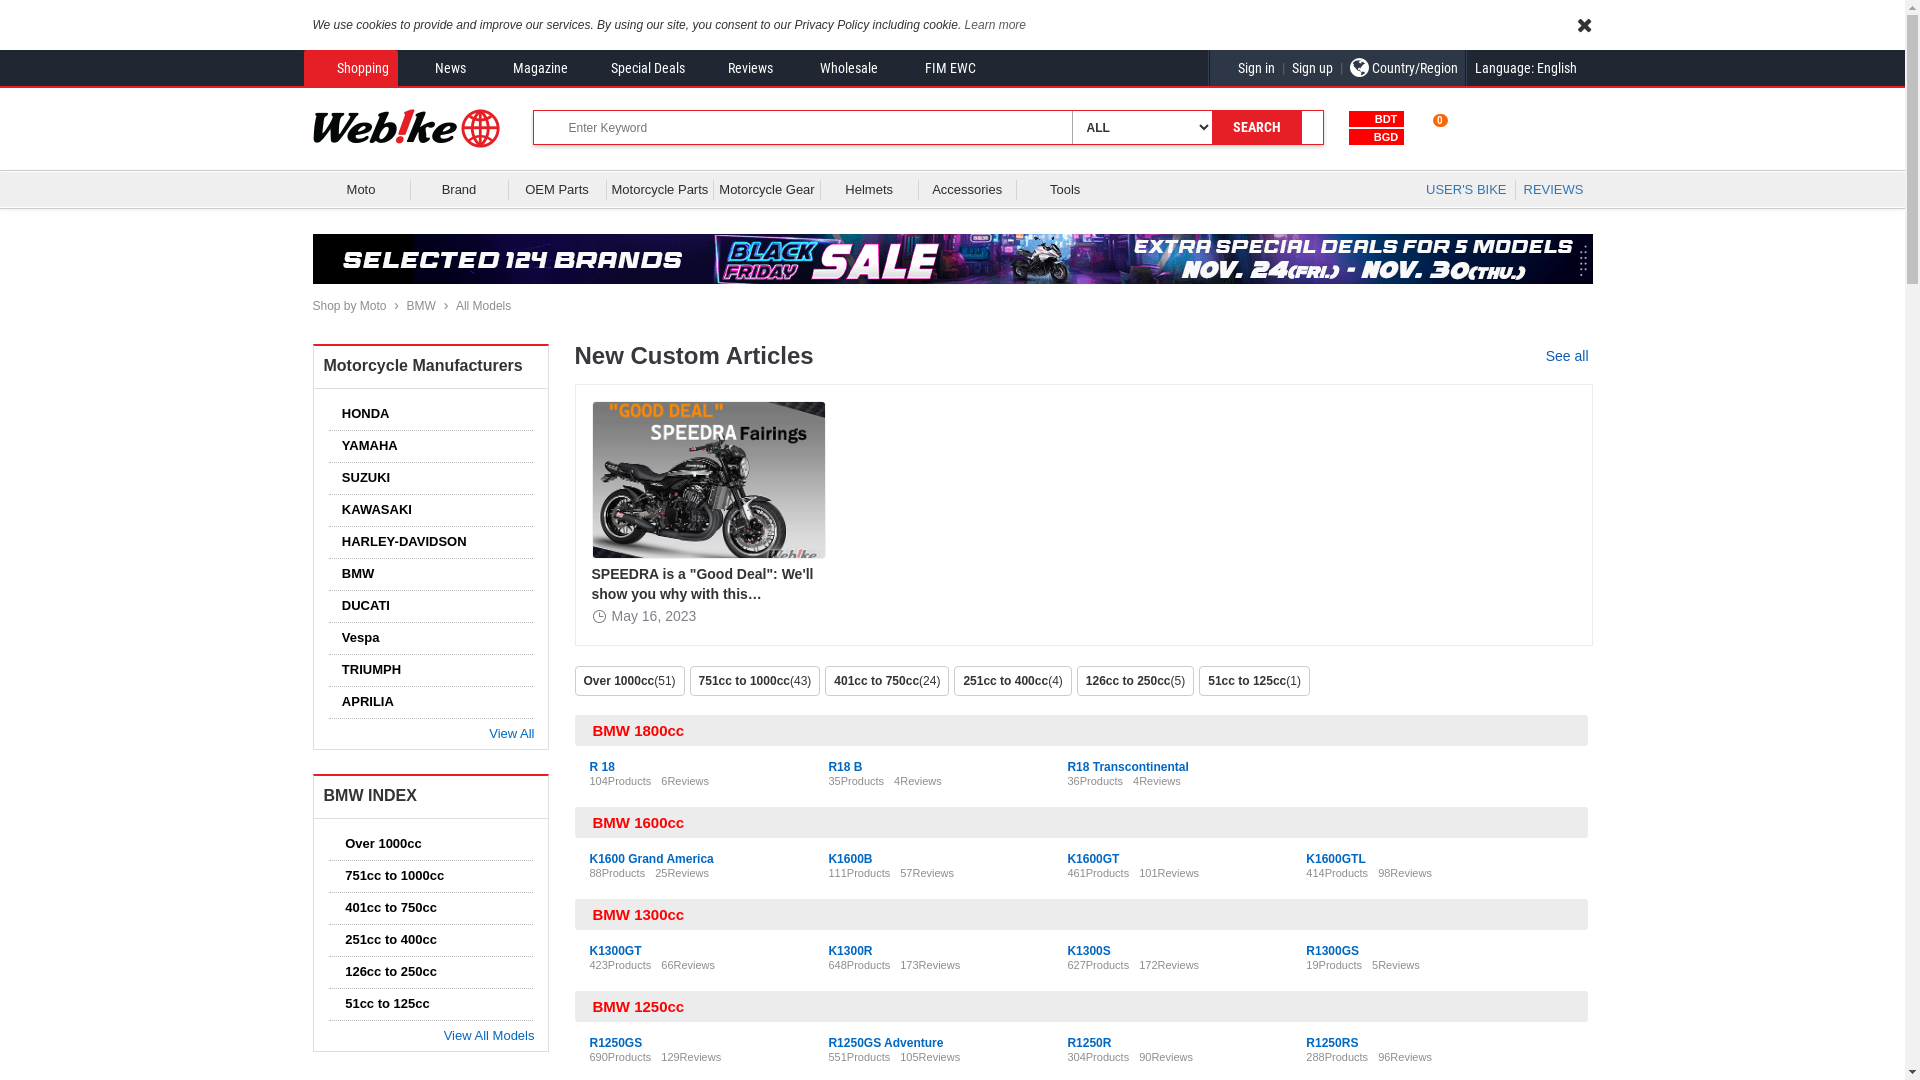 The height and width of the screenshot is (1080, 1920). Describe the element at coordinates (1568, 354) in the screenshot. I see `'See all'` at that location.